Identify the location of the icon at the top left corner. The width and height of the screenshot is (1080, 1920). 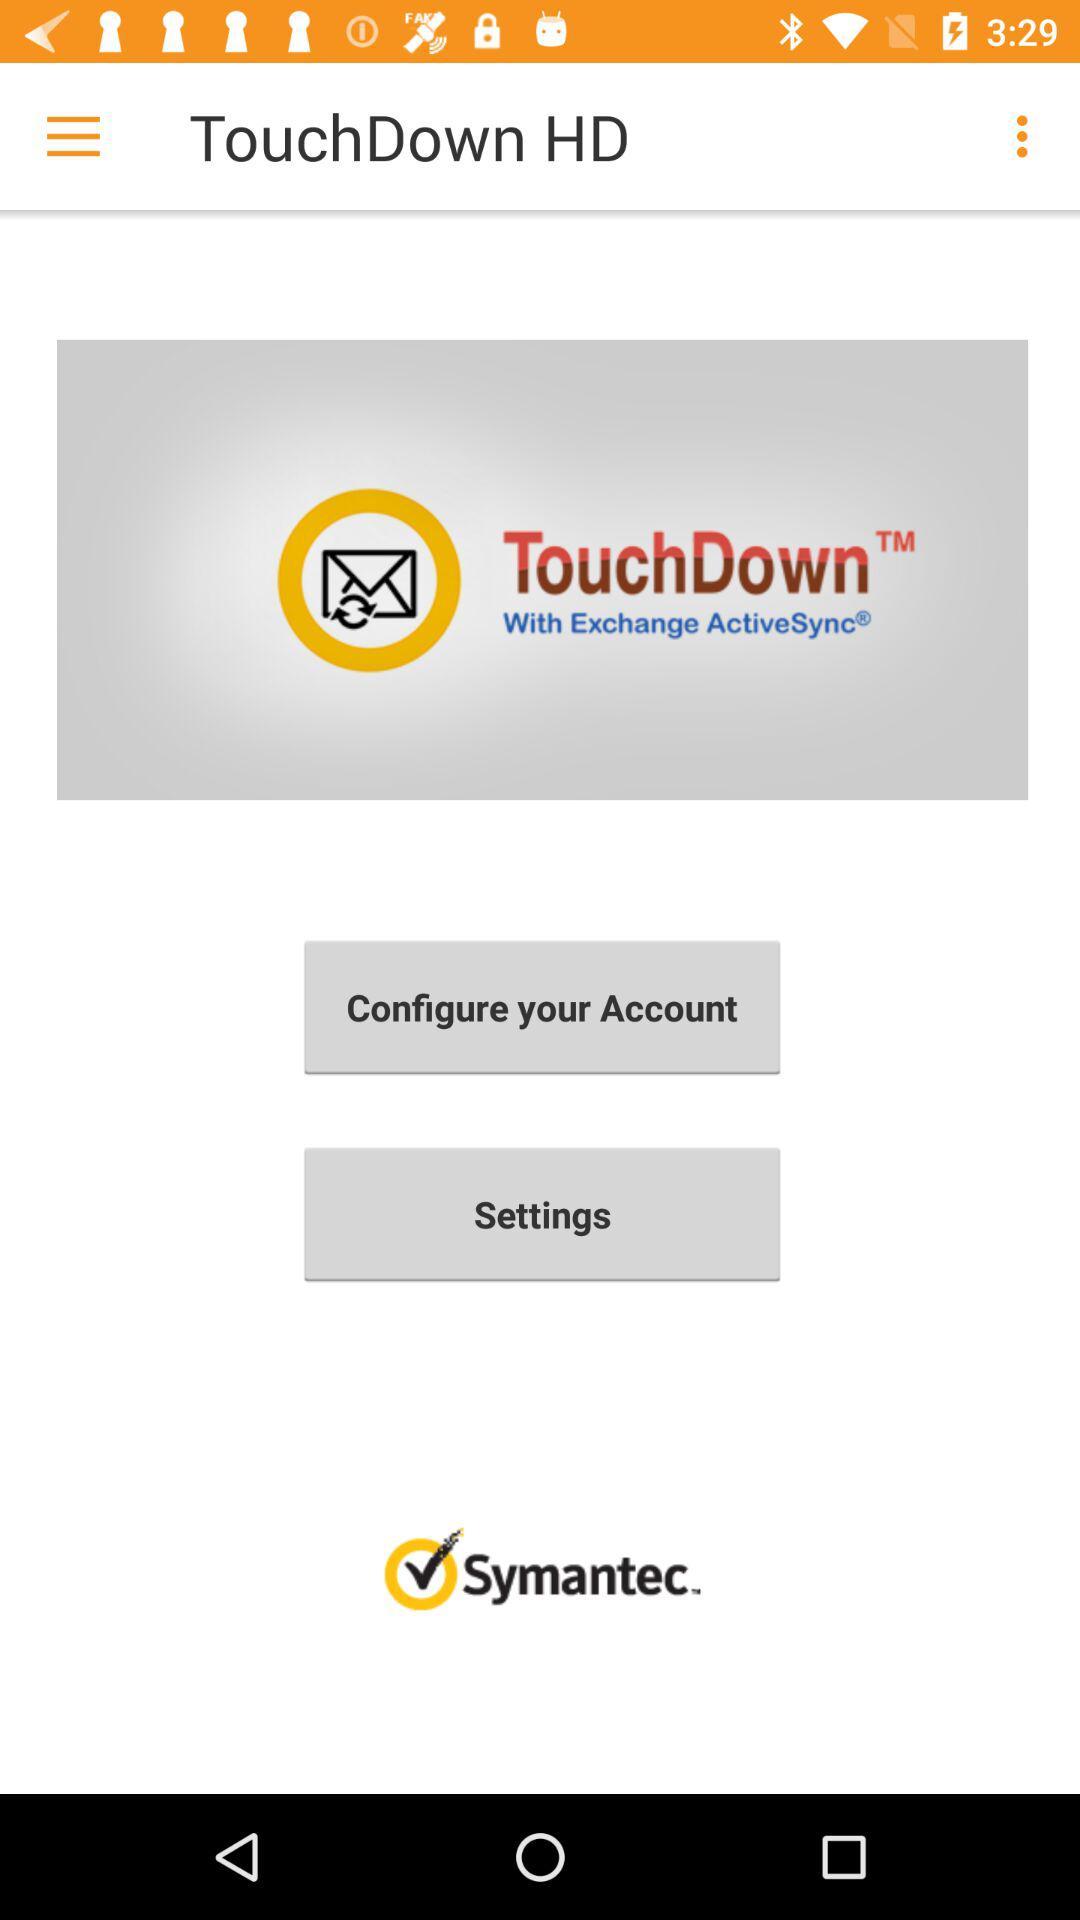
(72, 135).